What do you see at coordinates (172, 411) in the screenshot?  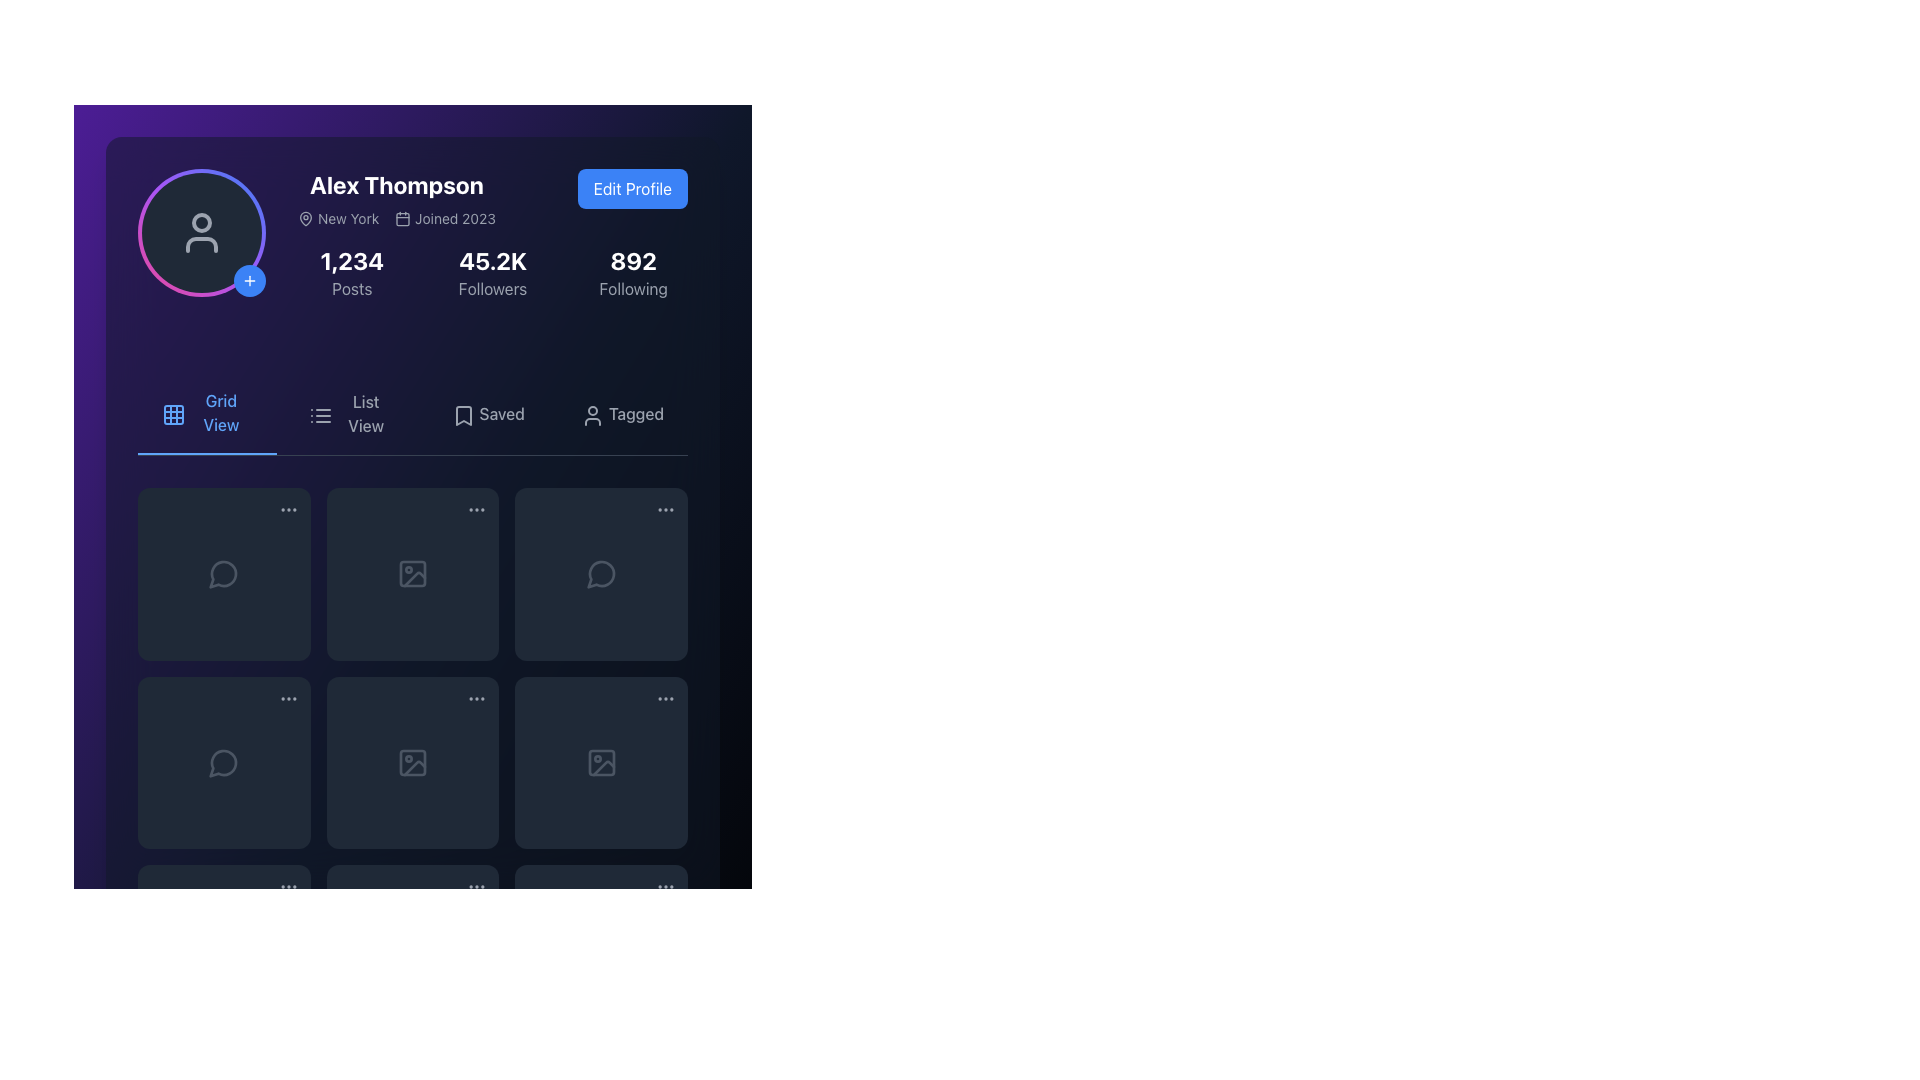 I see `the grid layout icon button, which is a small icon with nine squares representing a 3x3 grid, located to the left of the 'Grid View' text in the navigation component` at bounding box center [172, 411].